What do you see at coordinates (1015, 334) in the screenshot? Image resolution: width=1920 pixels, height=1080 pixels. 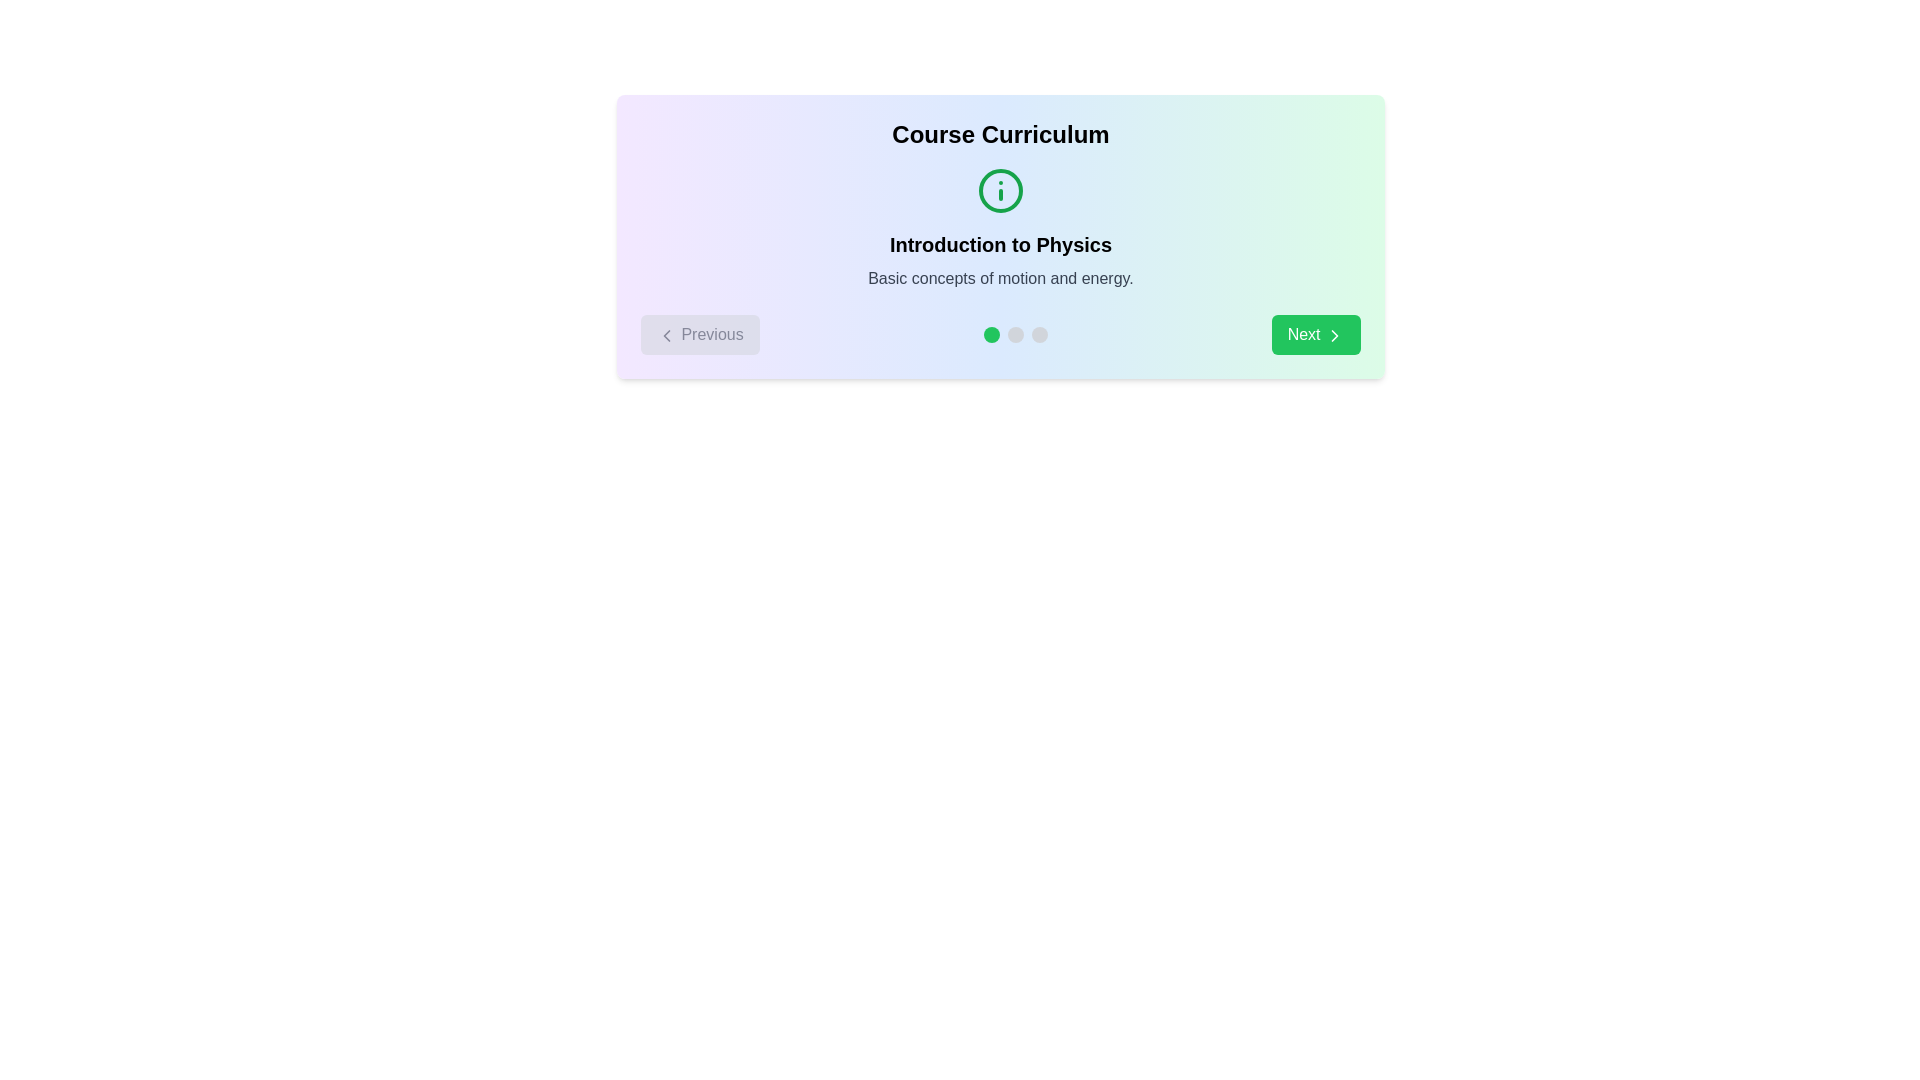 I see `the second circular button with a gray background in the lower central area of the 'Introduction to Physics' section` at bounding box center [1015, 334].